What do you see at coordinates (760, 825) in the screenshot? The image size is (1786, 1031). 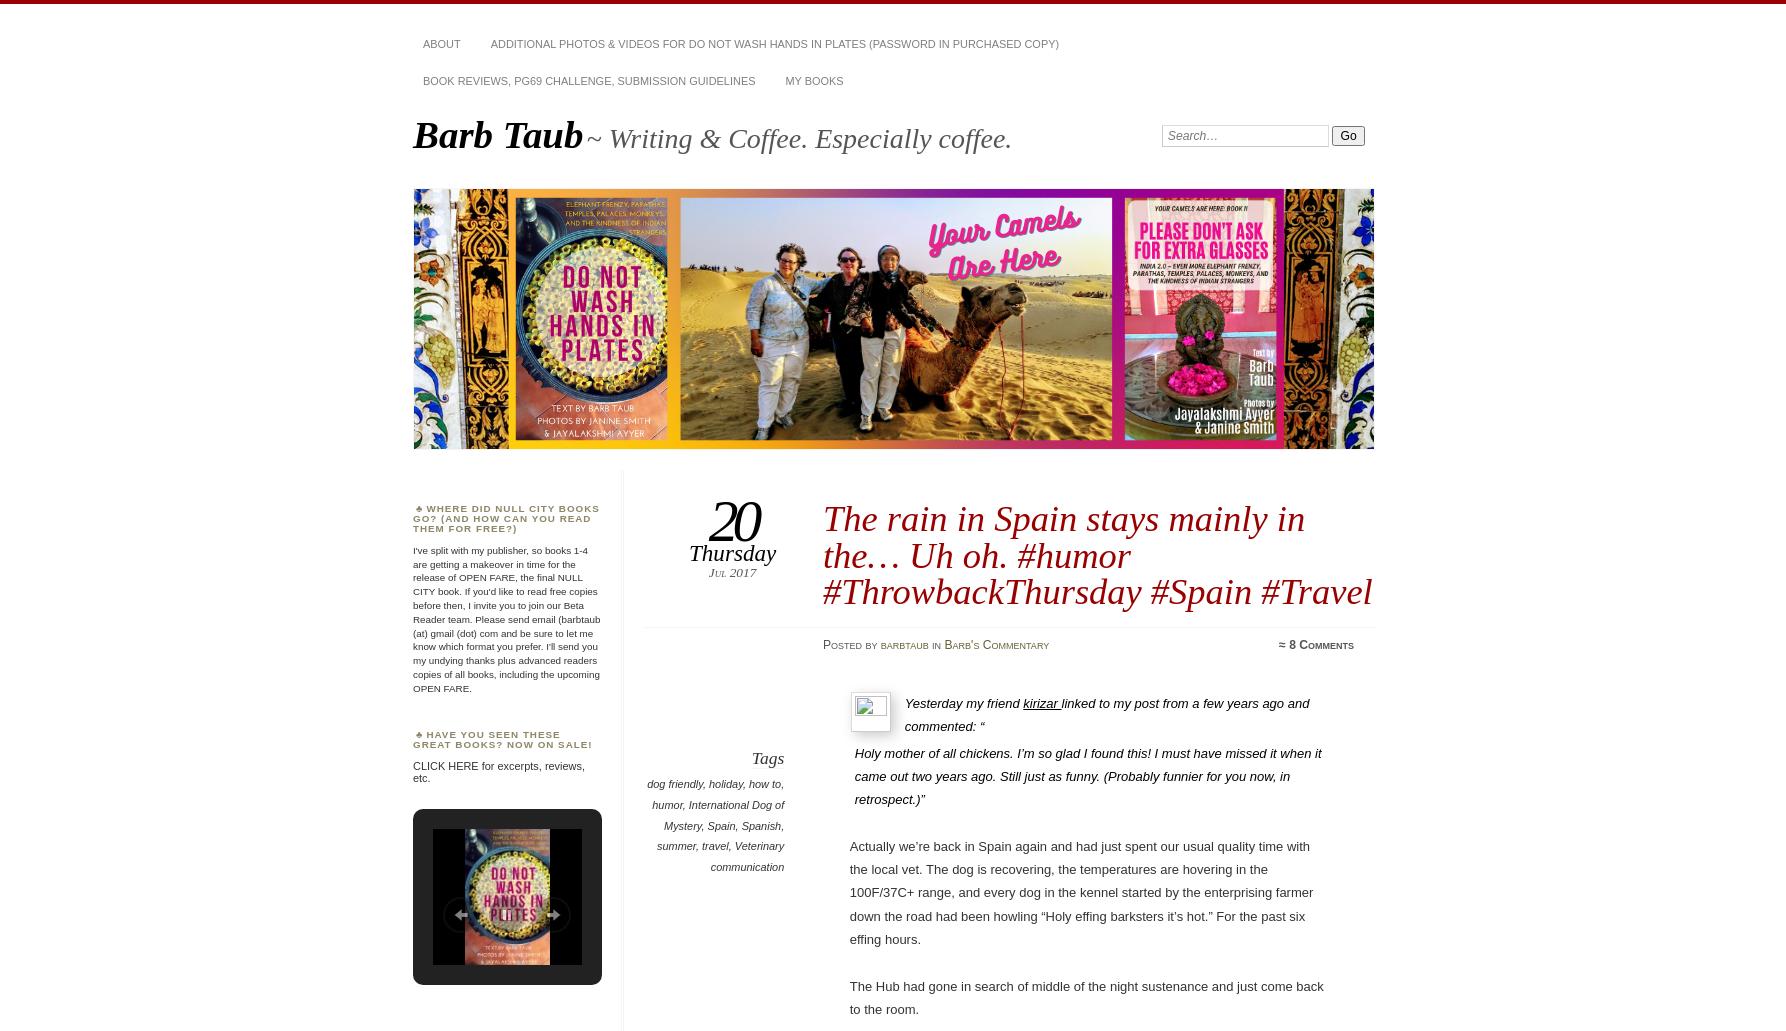 I see `'Spanish'` at bounding box center [760, 825].